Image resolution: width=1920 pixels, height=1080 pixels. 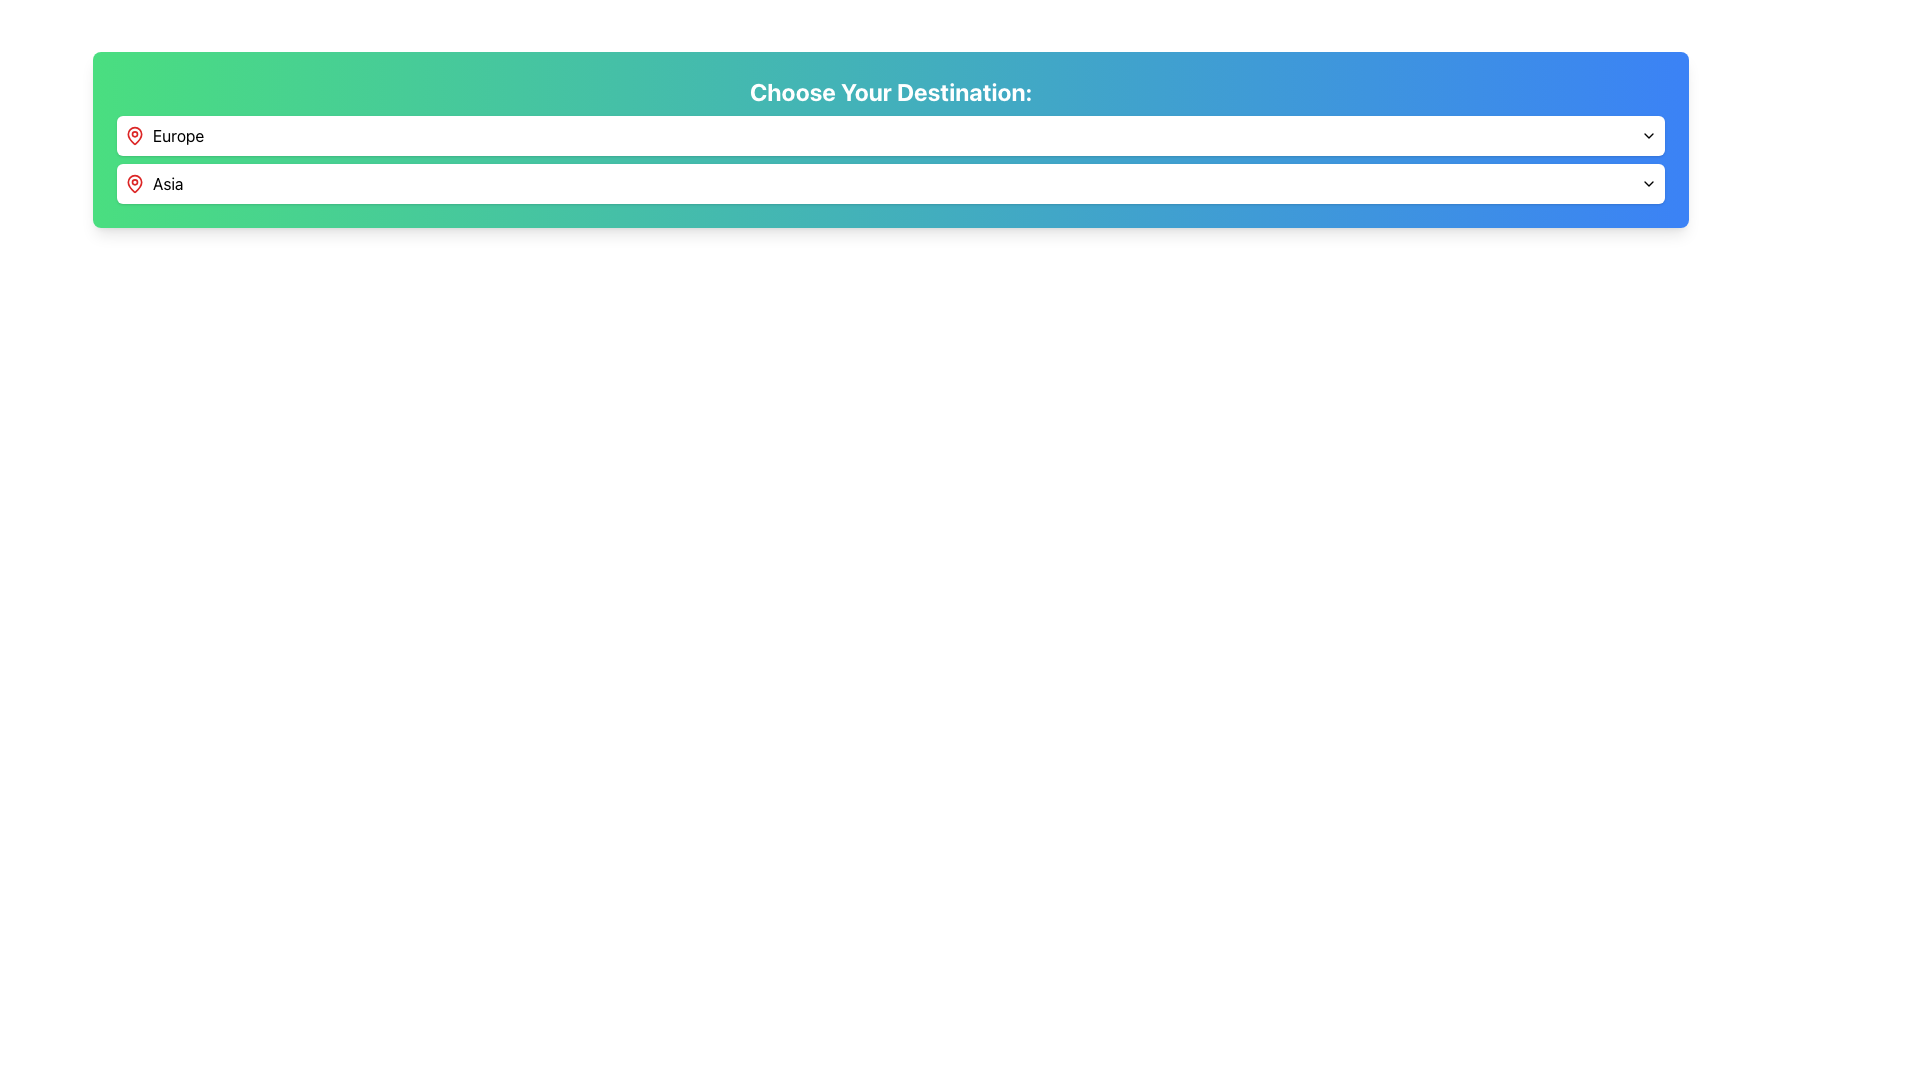 What do you see at coordinates (164, 135) in the screenshot?
I see `the selectable option for the continent 'Europe' in the destination selection interface` at bounding box center [164, 135].